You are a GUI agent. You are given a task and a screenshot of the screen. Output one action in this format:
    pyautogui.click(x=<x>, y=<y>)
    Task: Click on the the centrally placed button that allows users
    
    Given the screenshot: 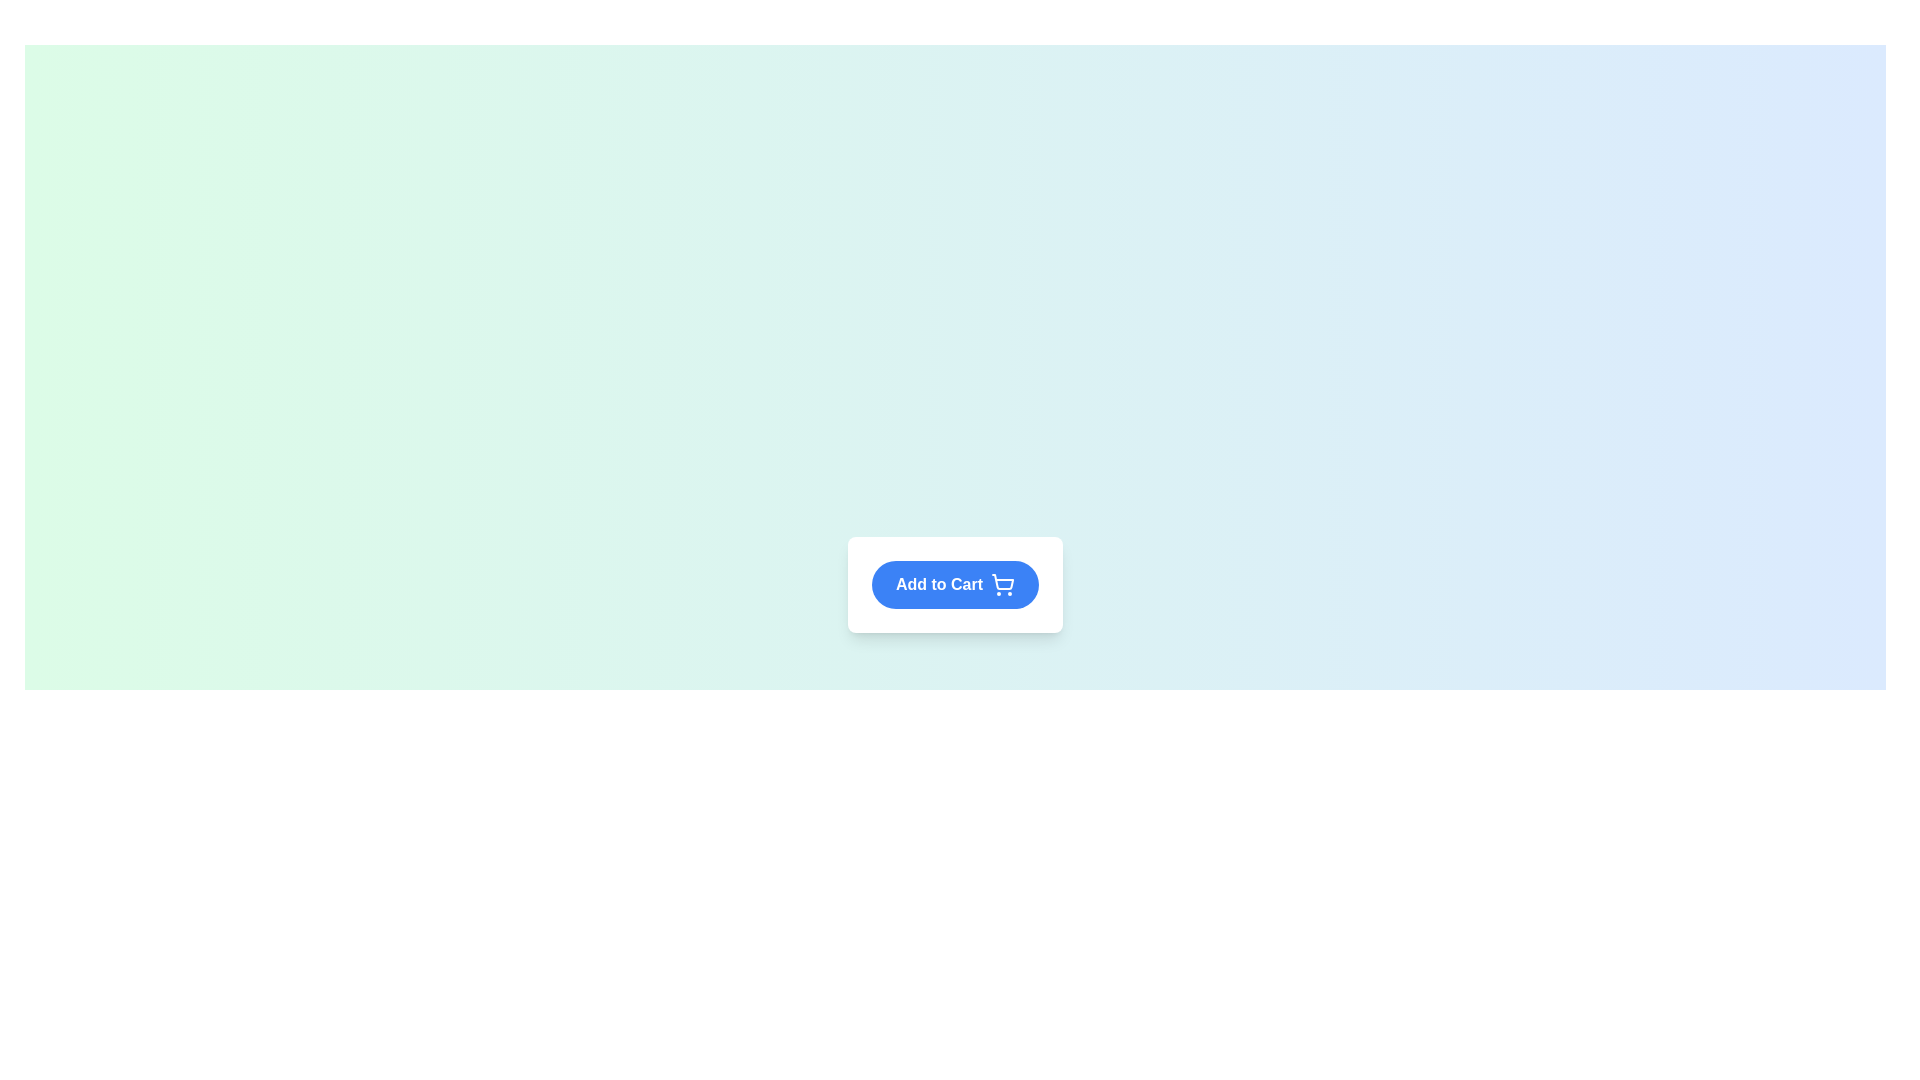 What is the action you would take?
    pyautogui.click(x=954, y=585)
    